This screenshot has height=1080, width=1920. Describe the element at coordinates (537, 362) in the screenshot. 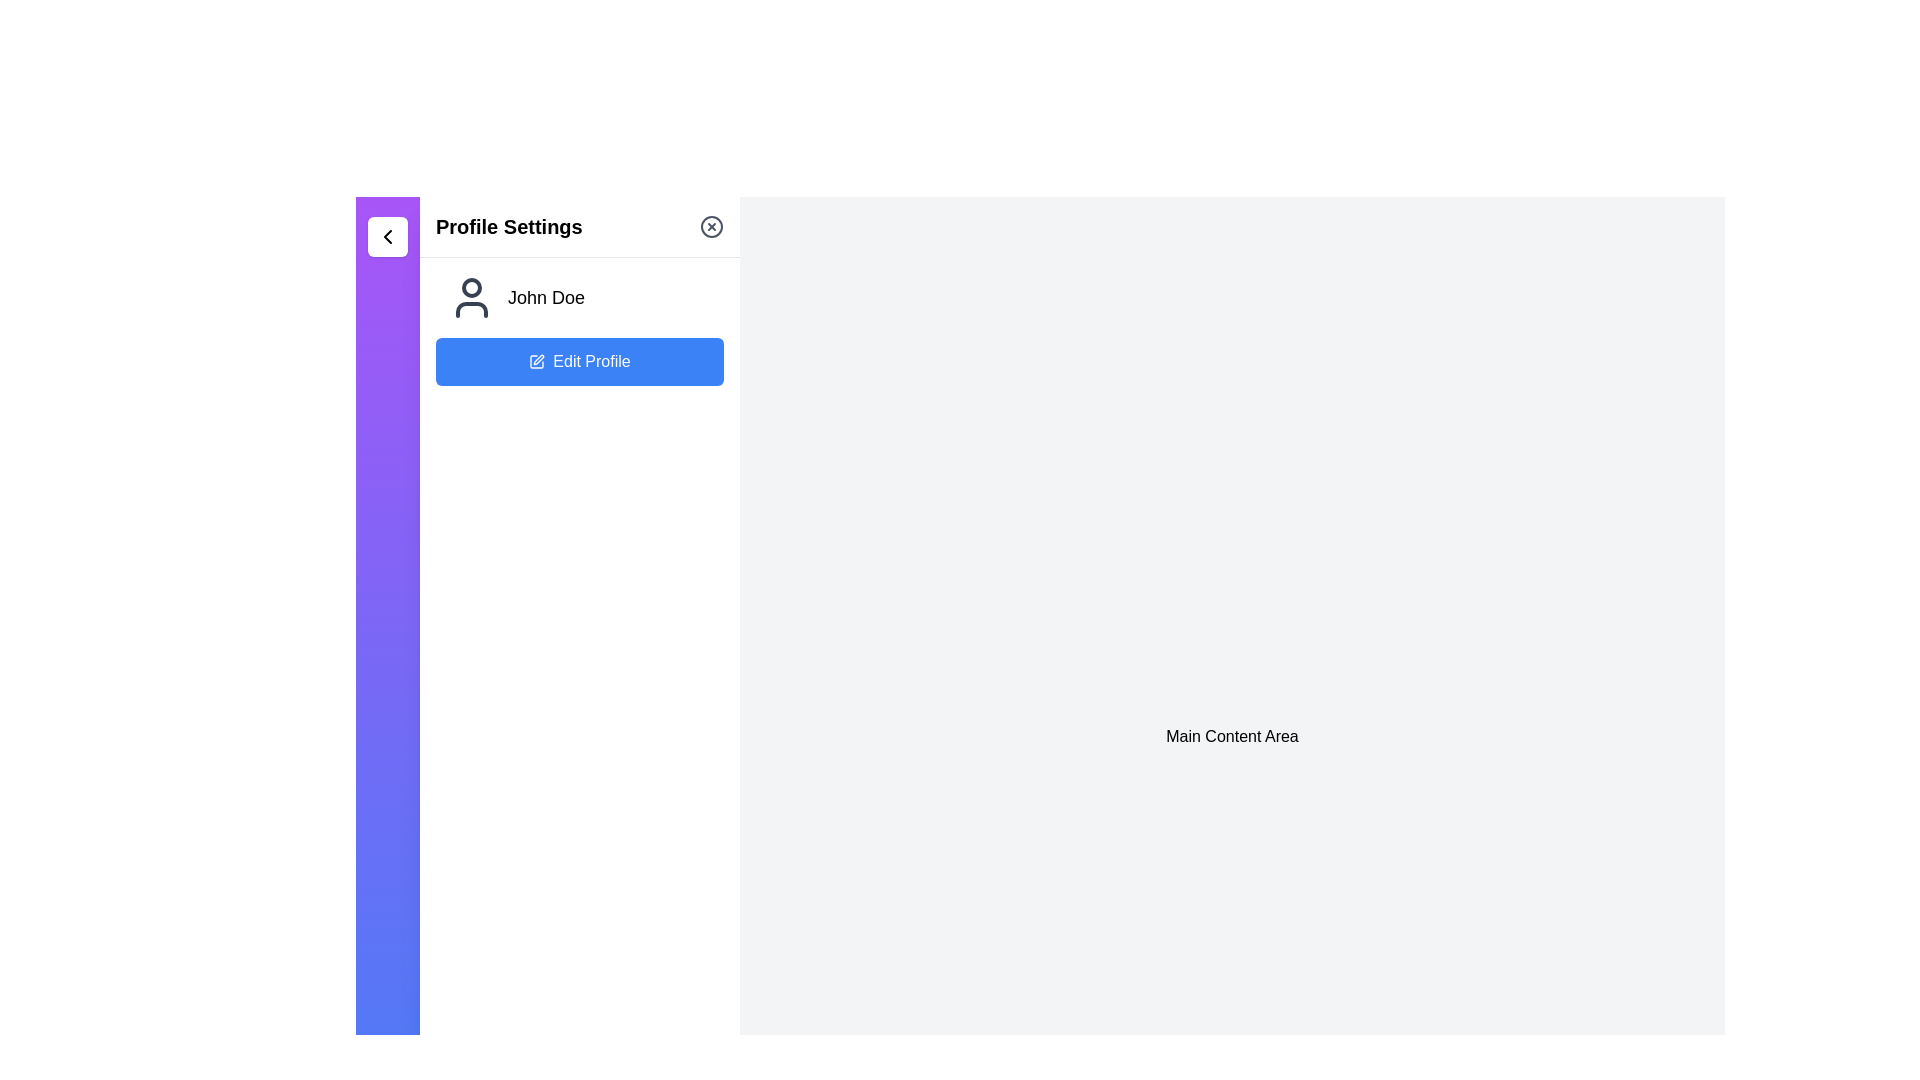

I see `the small square icon with pen or edit-related graphics located on the left side of the 'Edit Profile' button, which is below the user name 'John Doe'` at that location.